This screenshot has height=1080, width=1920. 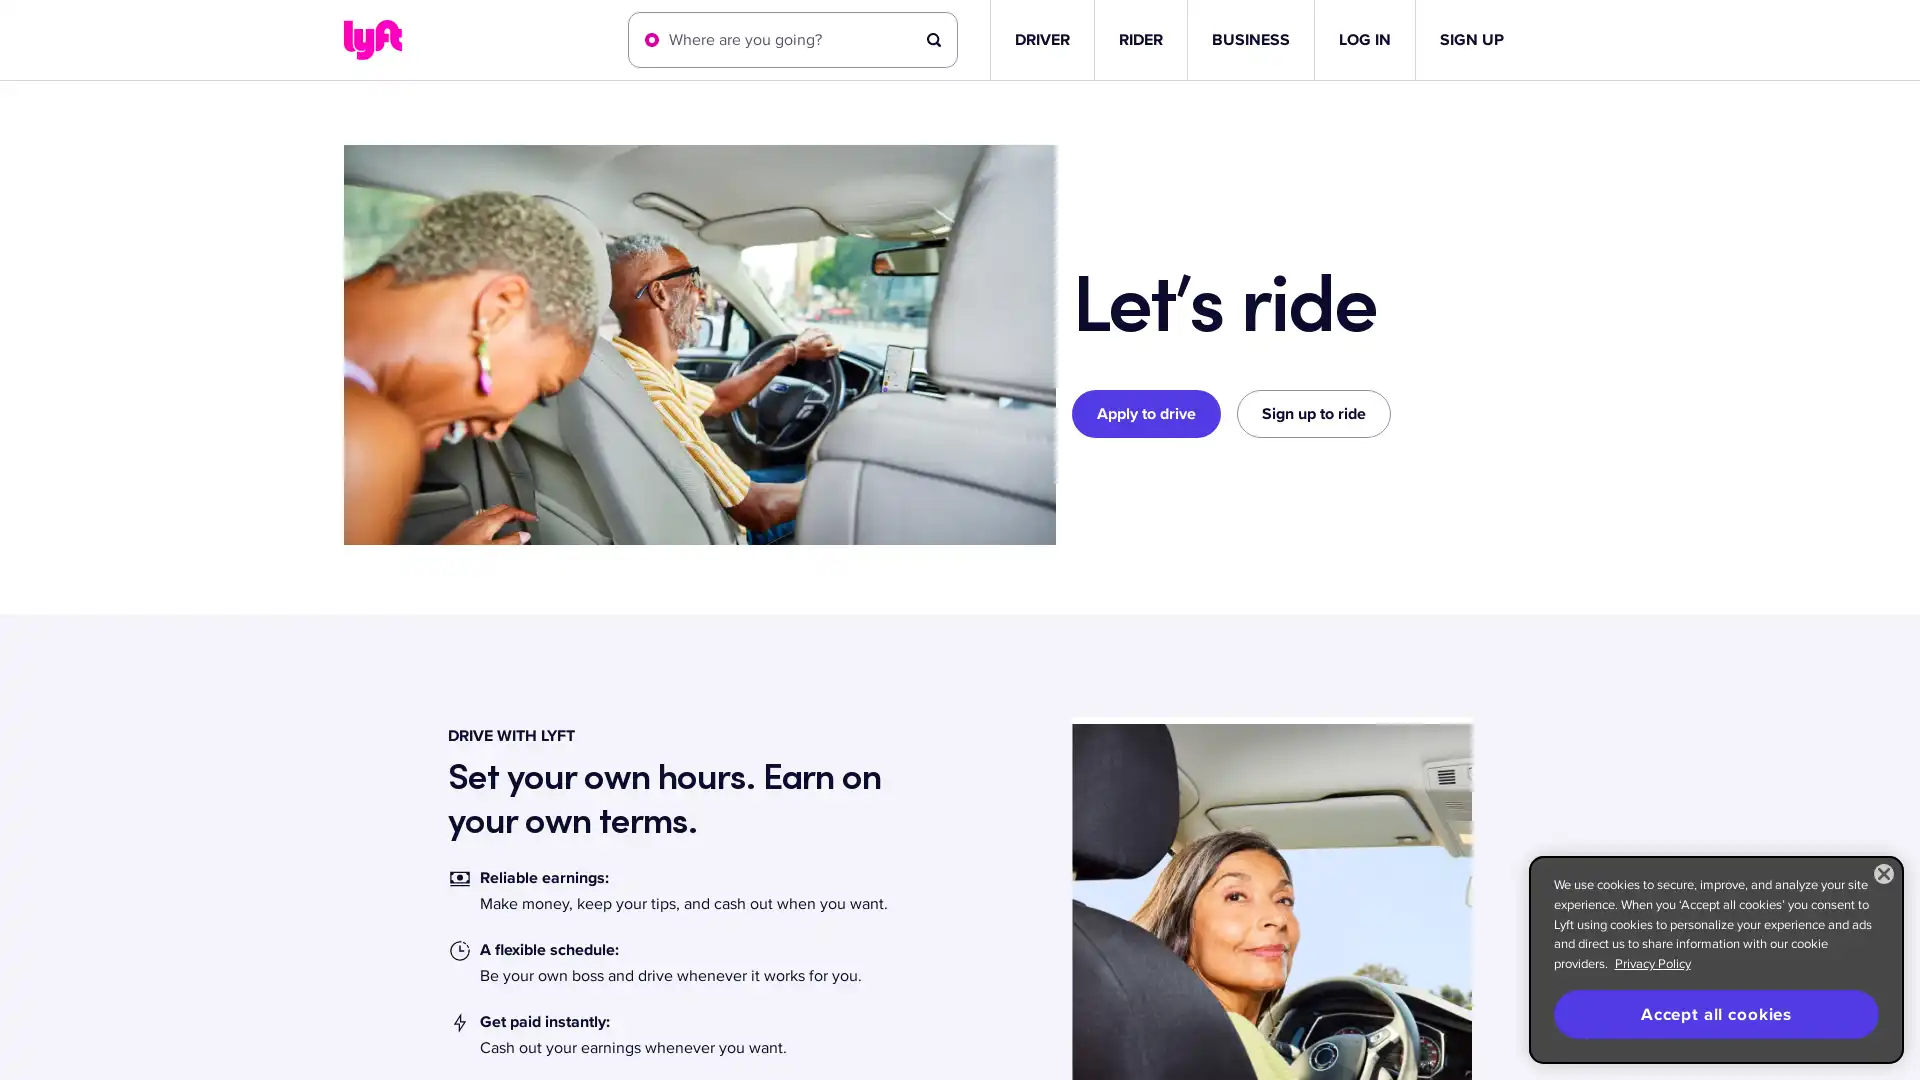 I want to click on Close, so click(x=1882, y=873).